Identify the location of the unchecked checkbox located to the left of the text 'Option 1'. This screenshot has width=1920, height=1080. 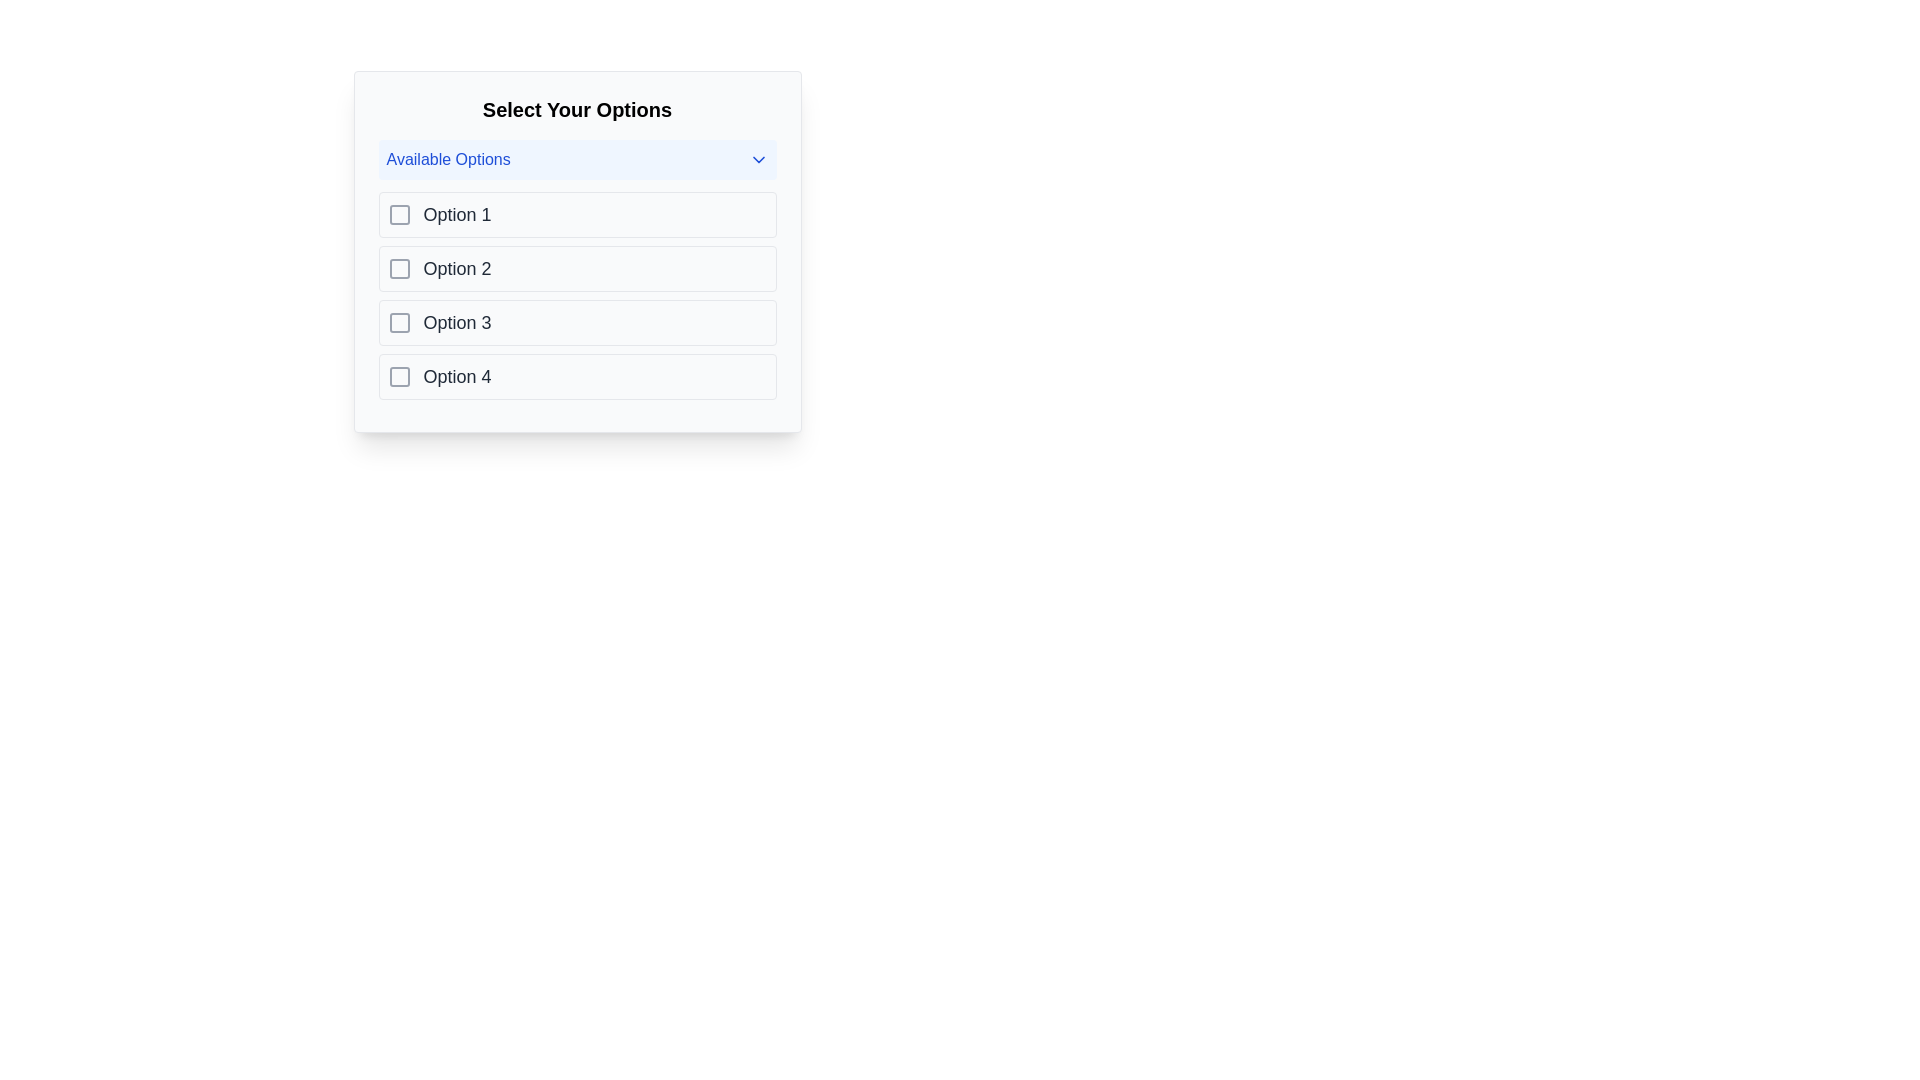
(399, 215).